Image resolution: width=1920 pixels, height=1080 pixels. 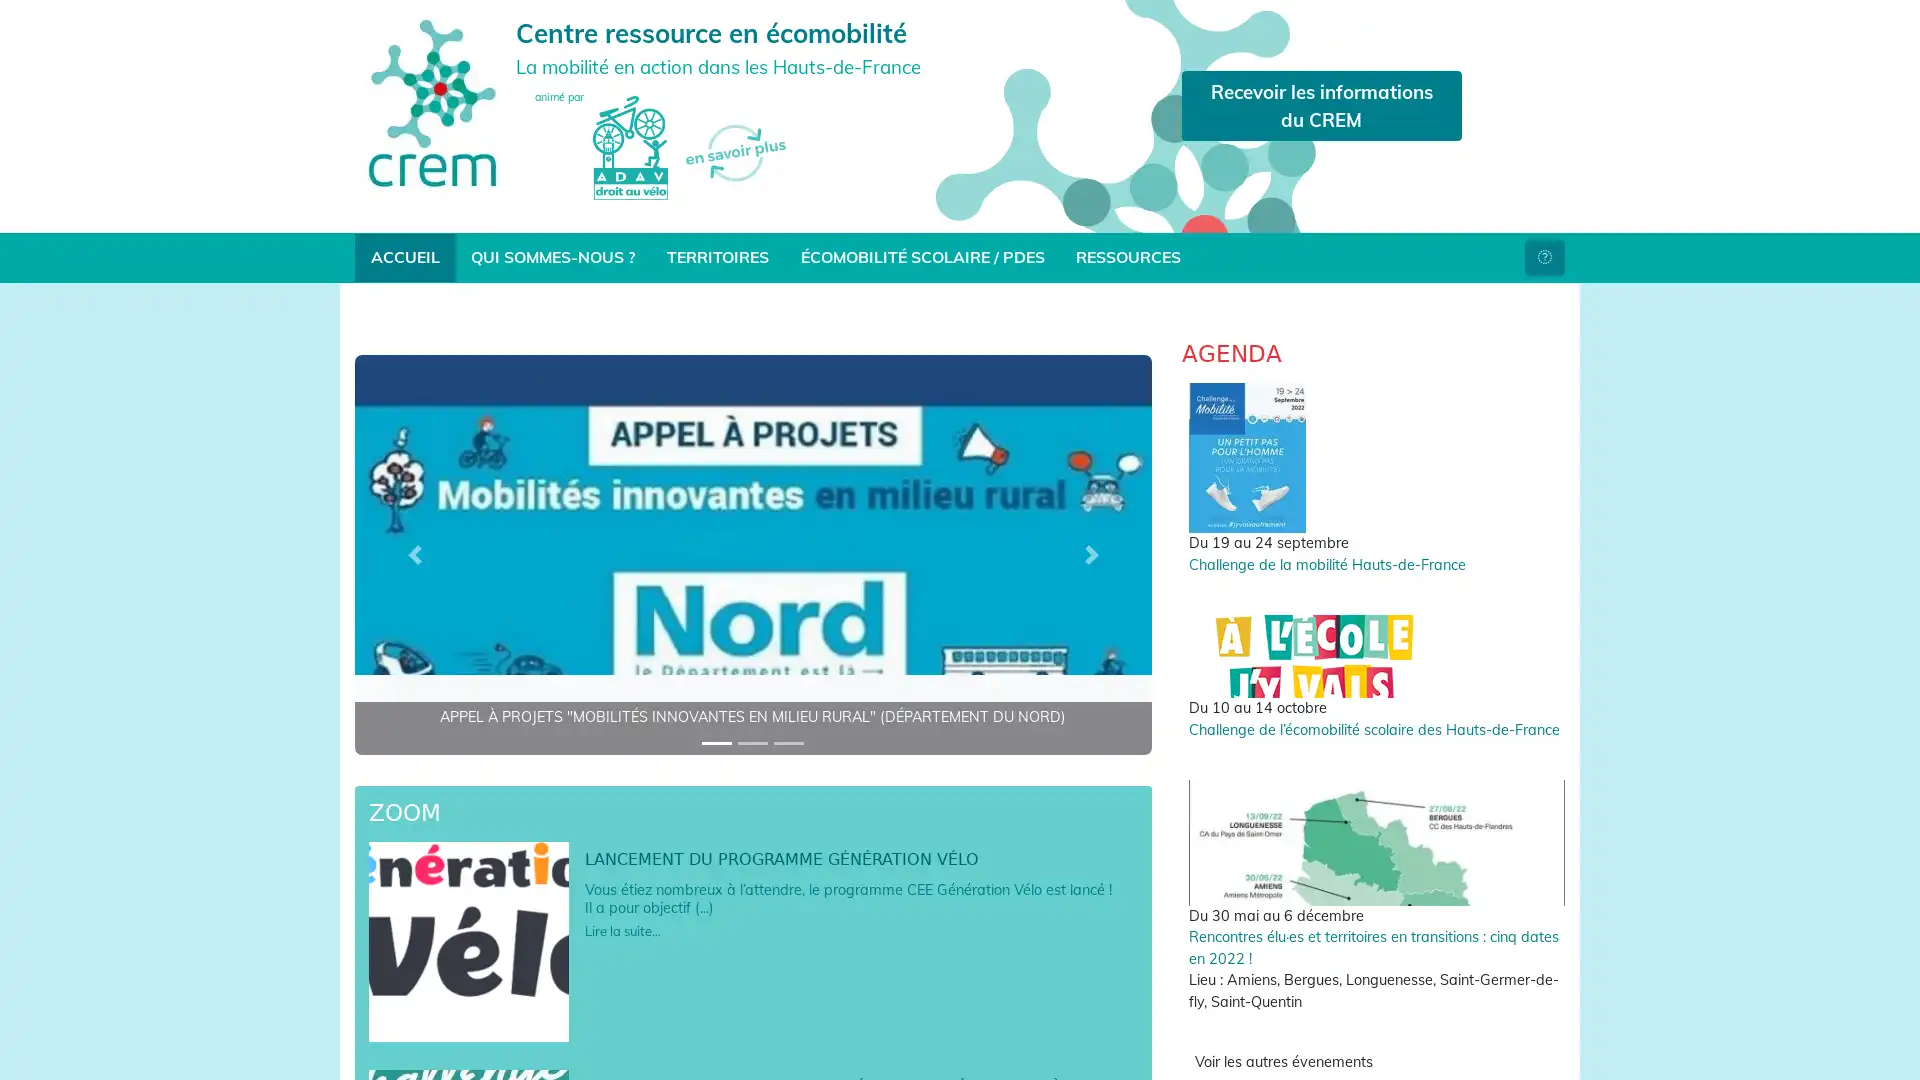 What do you see at coordinates (1090, 554) in the screenshot?
I see `Next` at bounding box center [1090, 554].